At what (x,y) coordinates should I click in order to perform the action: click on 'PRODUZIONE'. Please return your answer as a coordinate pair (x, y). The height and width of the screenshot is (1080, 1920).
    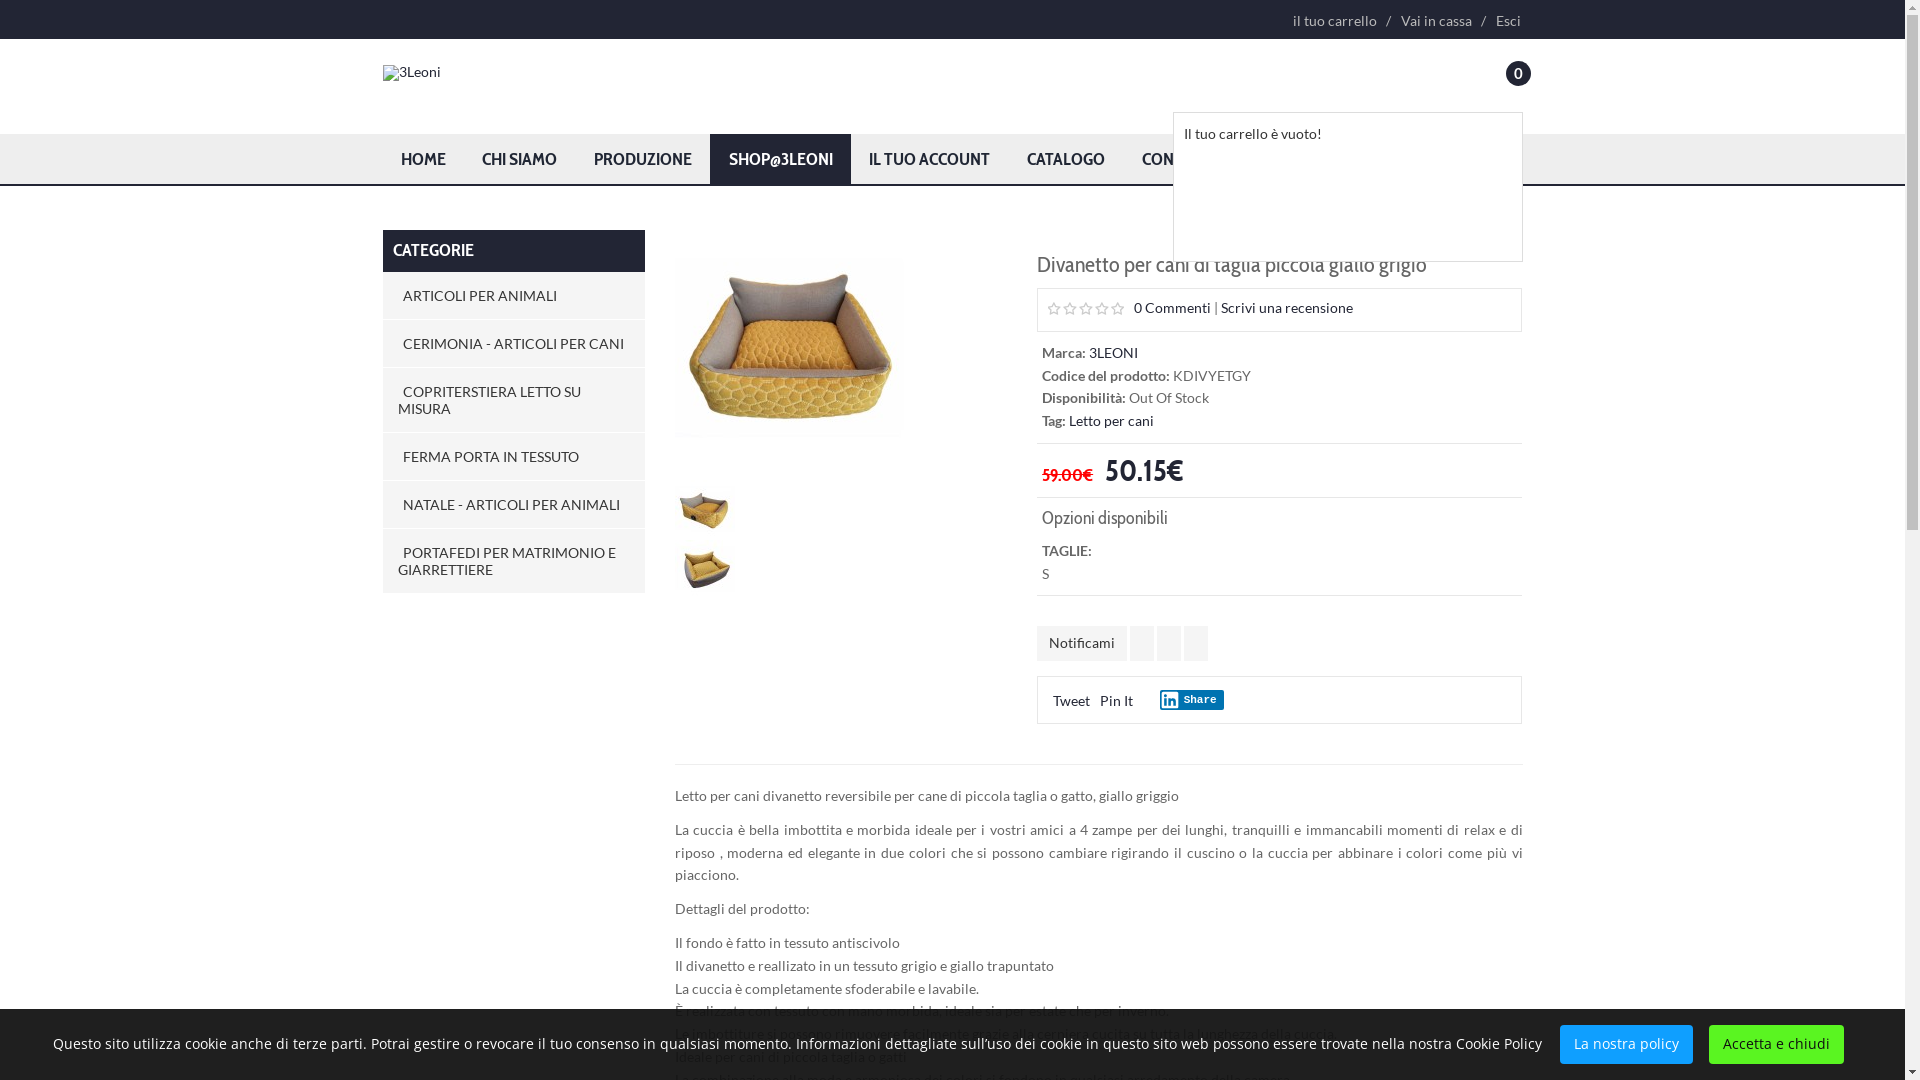
    Looking at the image, I should click on (643, 157).